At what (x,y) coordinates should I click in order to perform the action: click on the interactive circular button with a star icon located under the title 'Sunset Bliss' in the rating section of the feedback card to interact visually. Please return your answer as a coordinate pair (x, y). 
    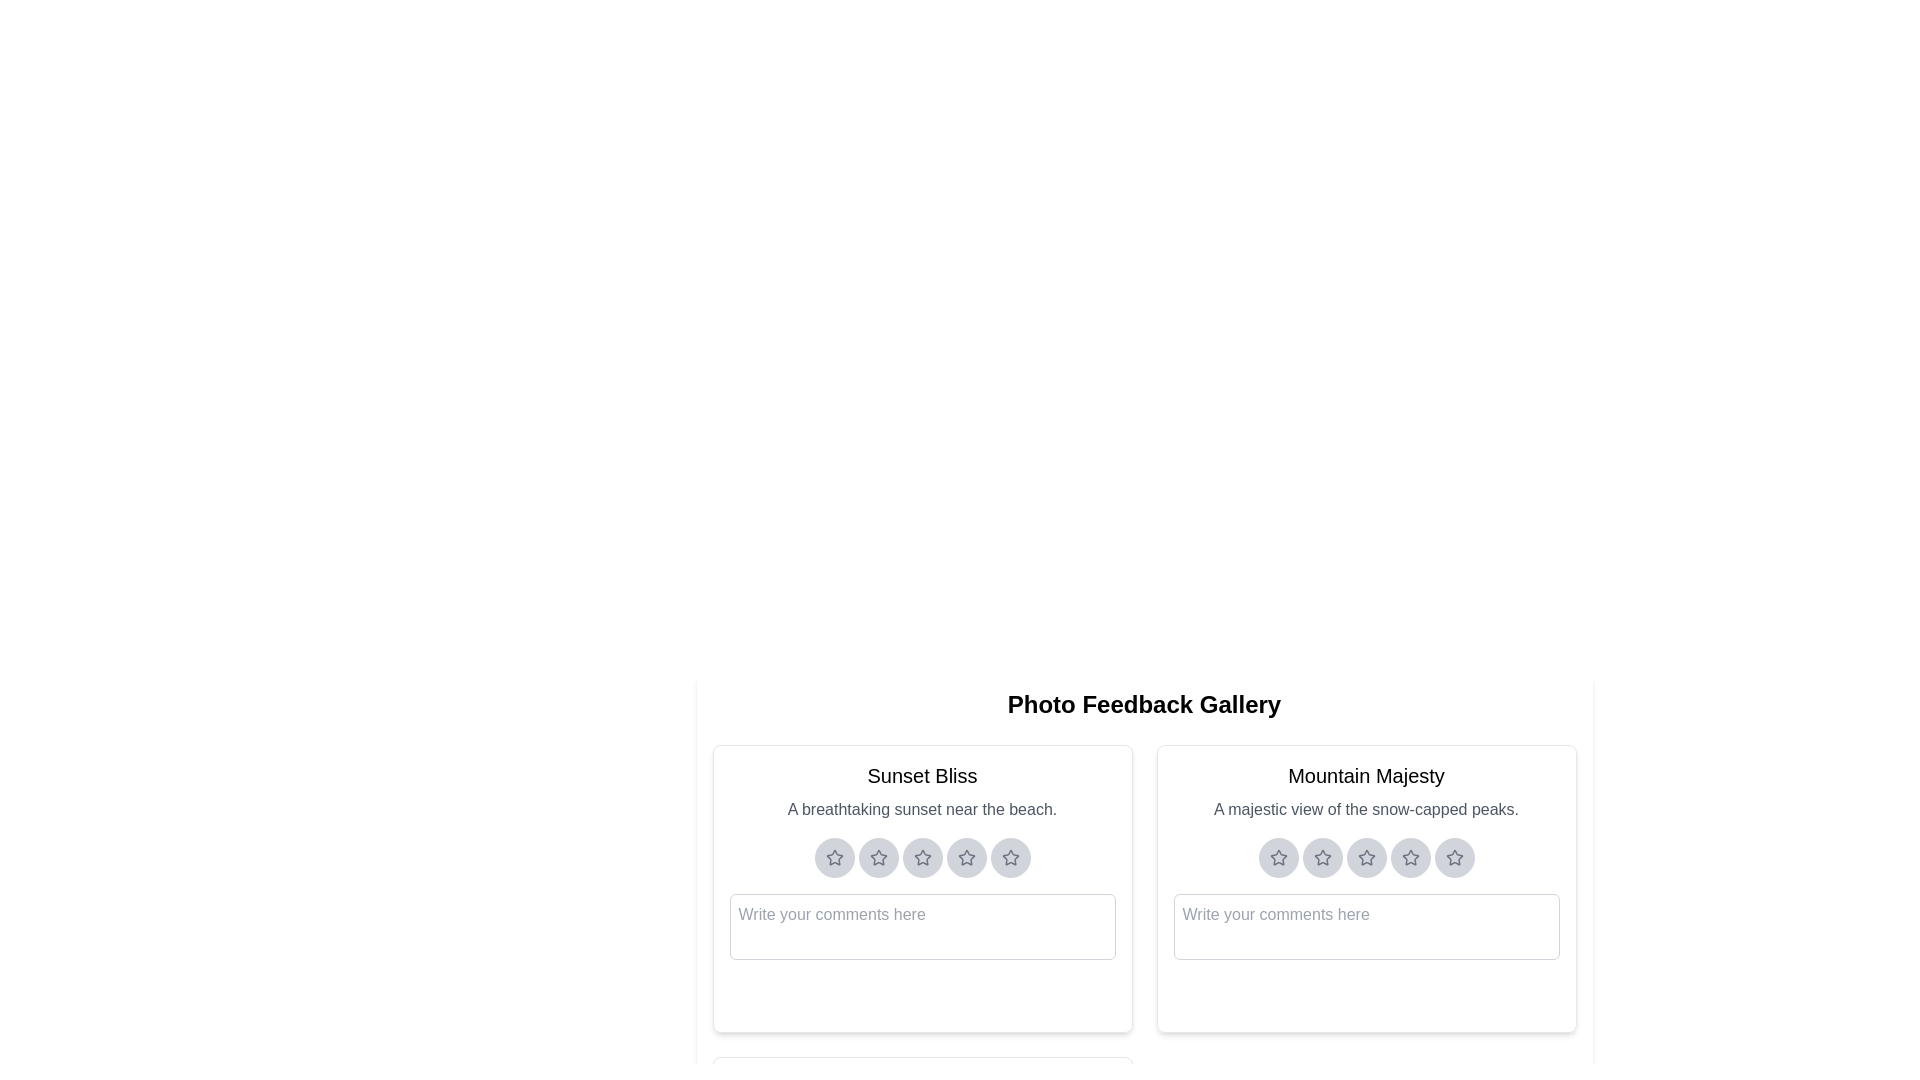
    Looking at the image, I should click on (834, 856).